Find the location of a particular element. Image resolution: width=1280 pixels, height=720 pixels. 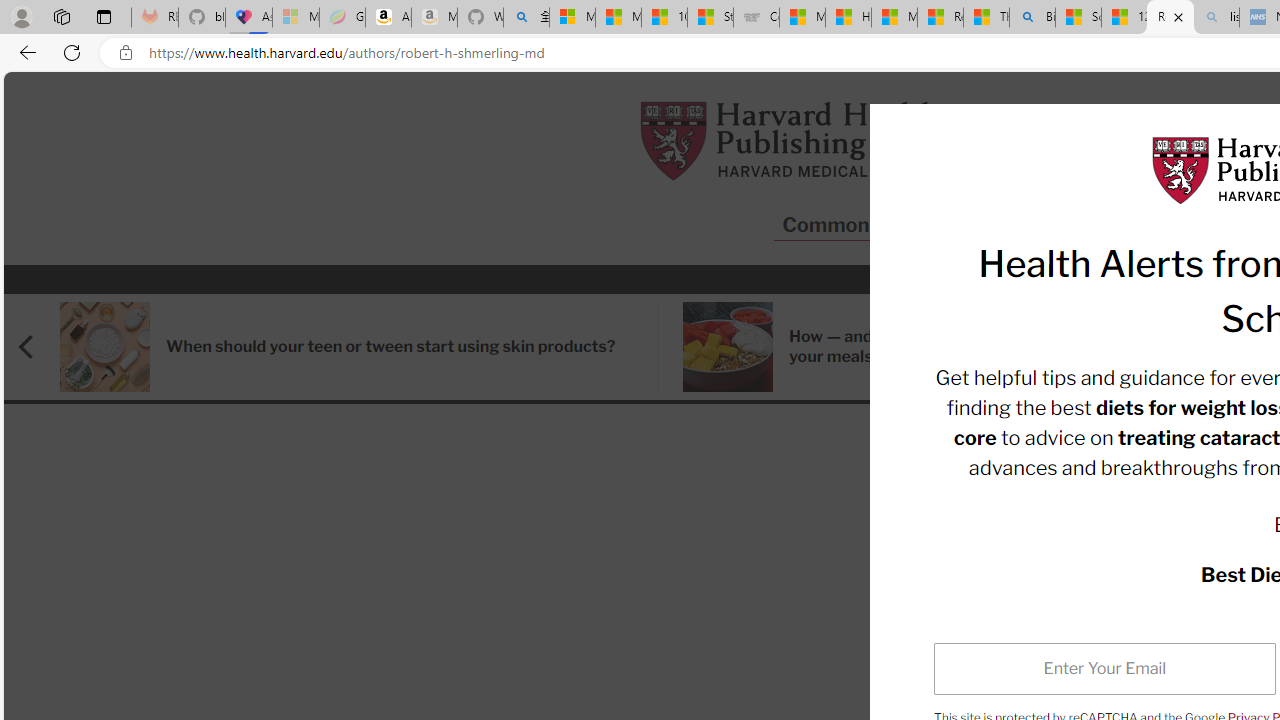

'Bing' is located at coordinates (1032, 17).